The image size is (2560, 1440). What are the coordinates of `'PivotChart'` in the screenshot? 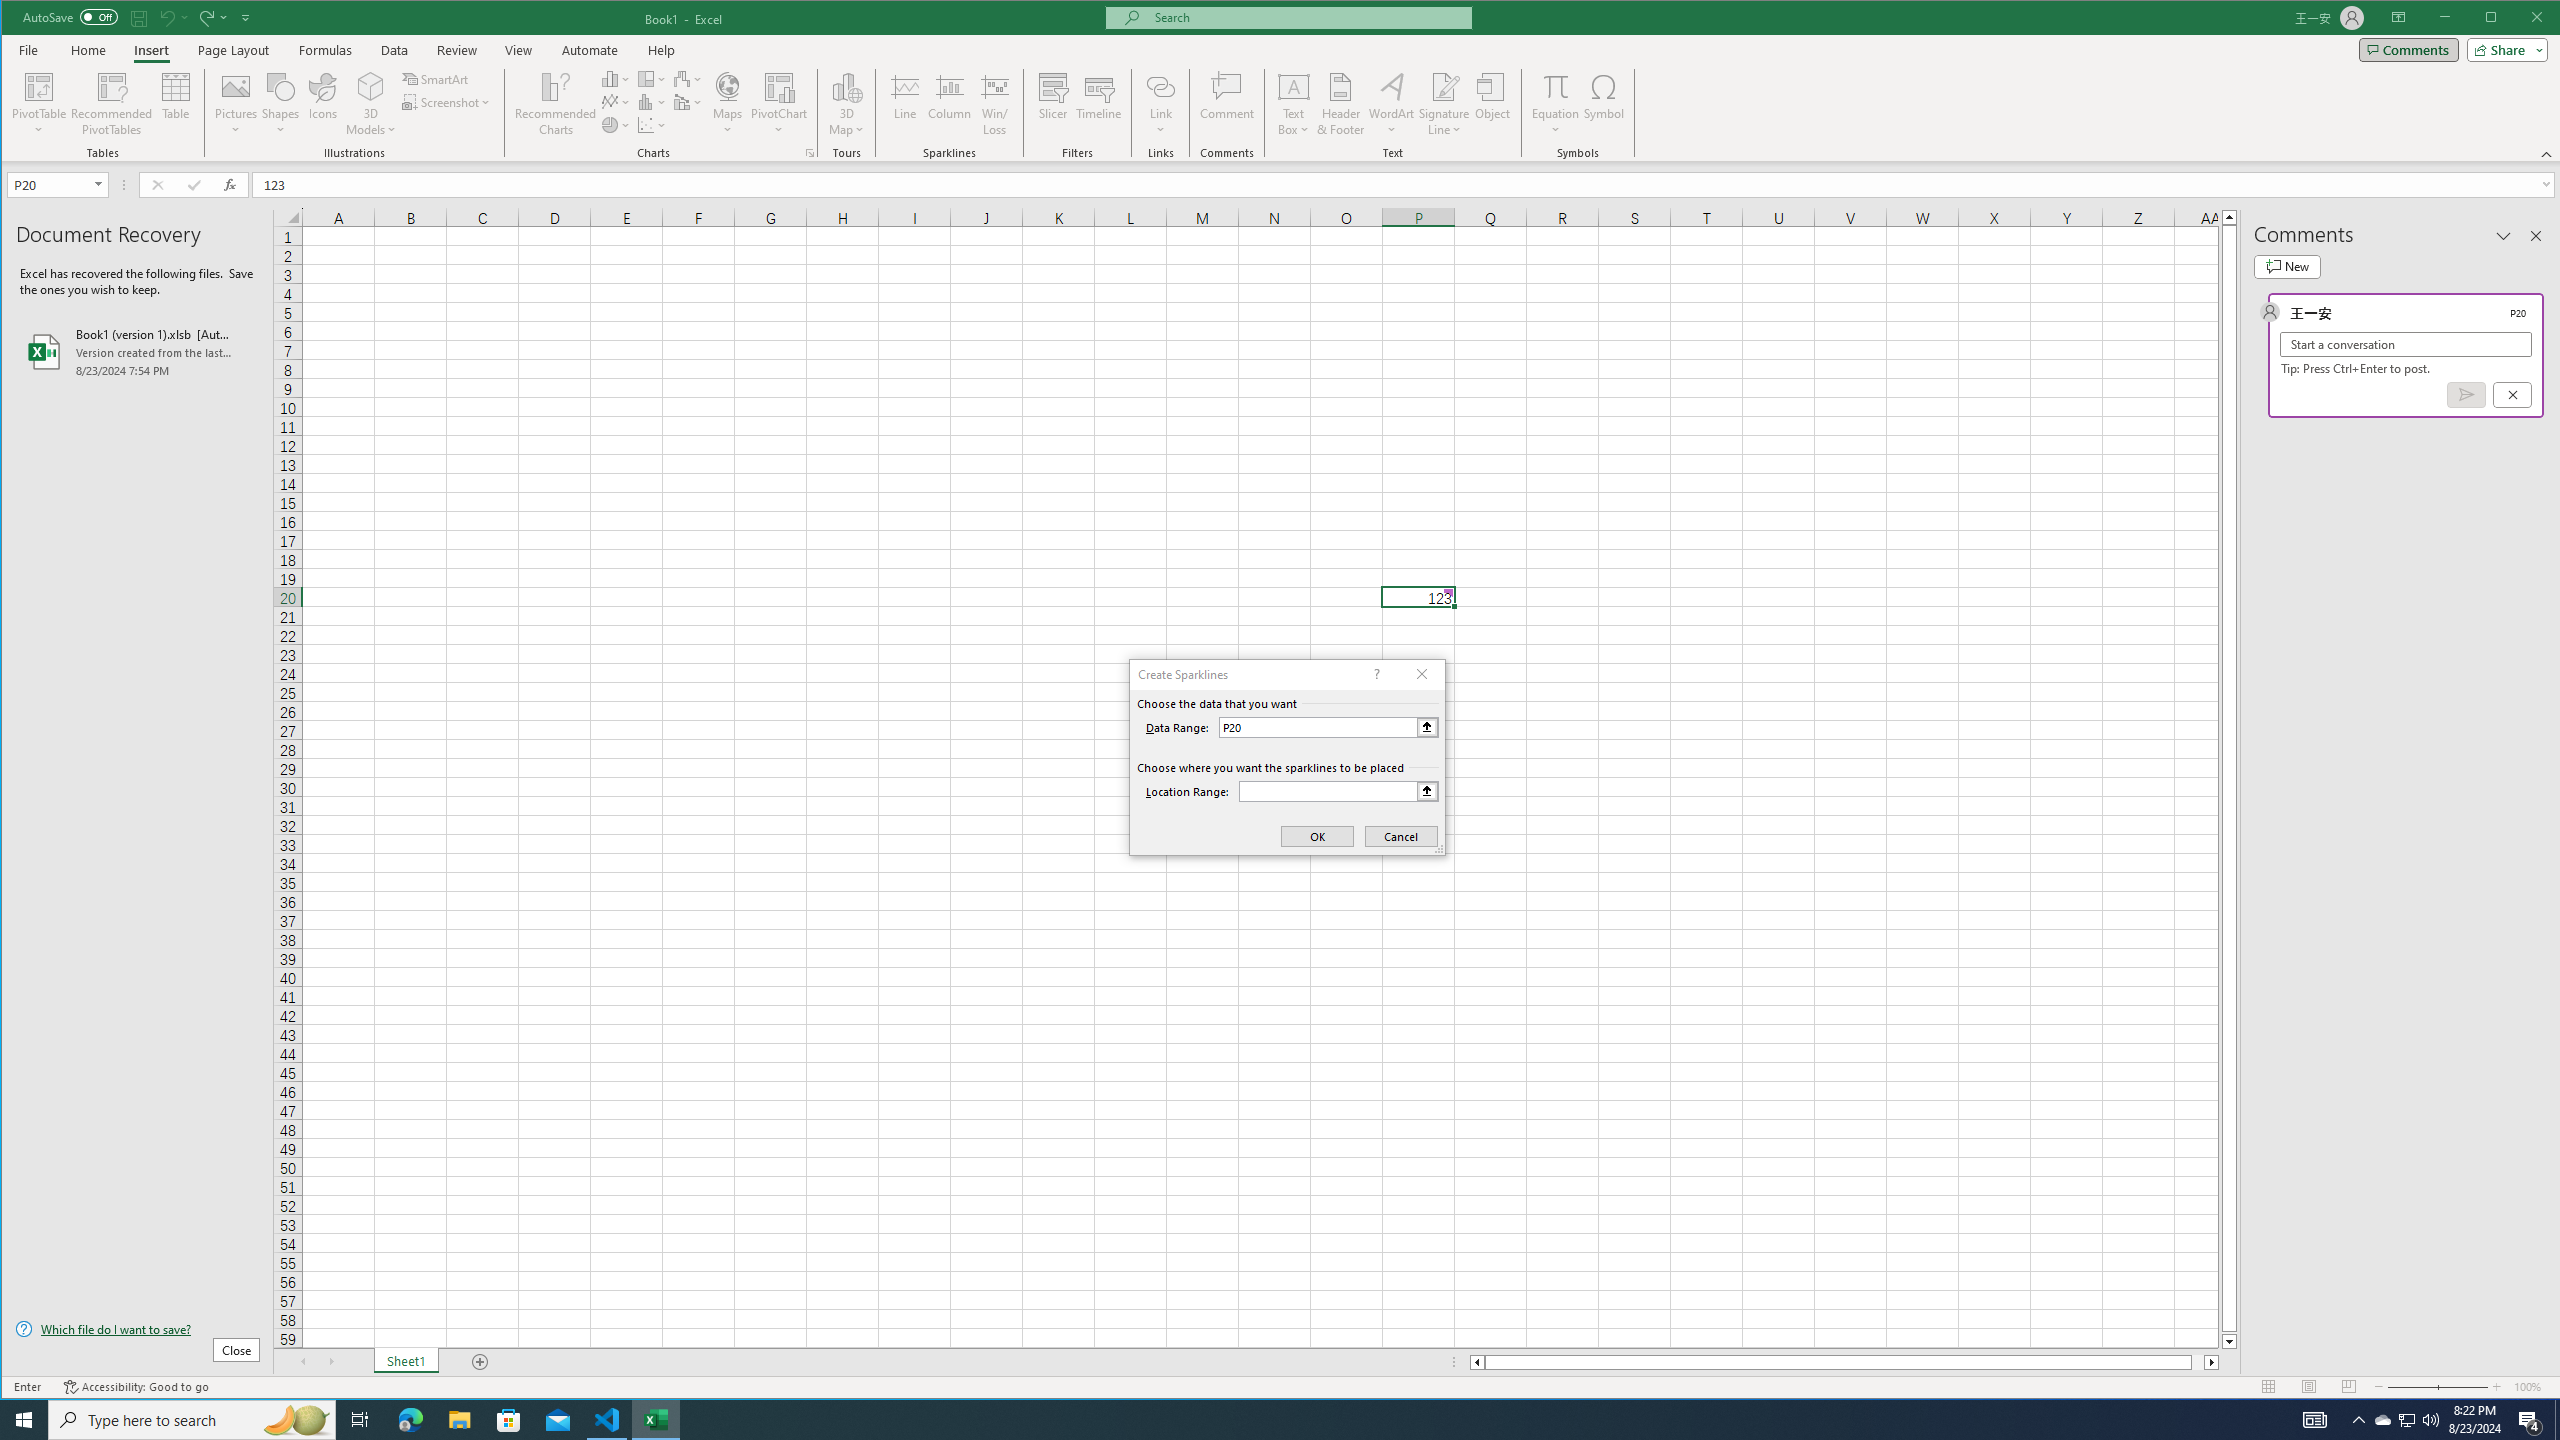 It's located at (778, 85).